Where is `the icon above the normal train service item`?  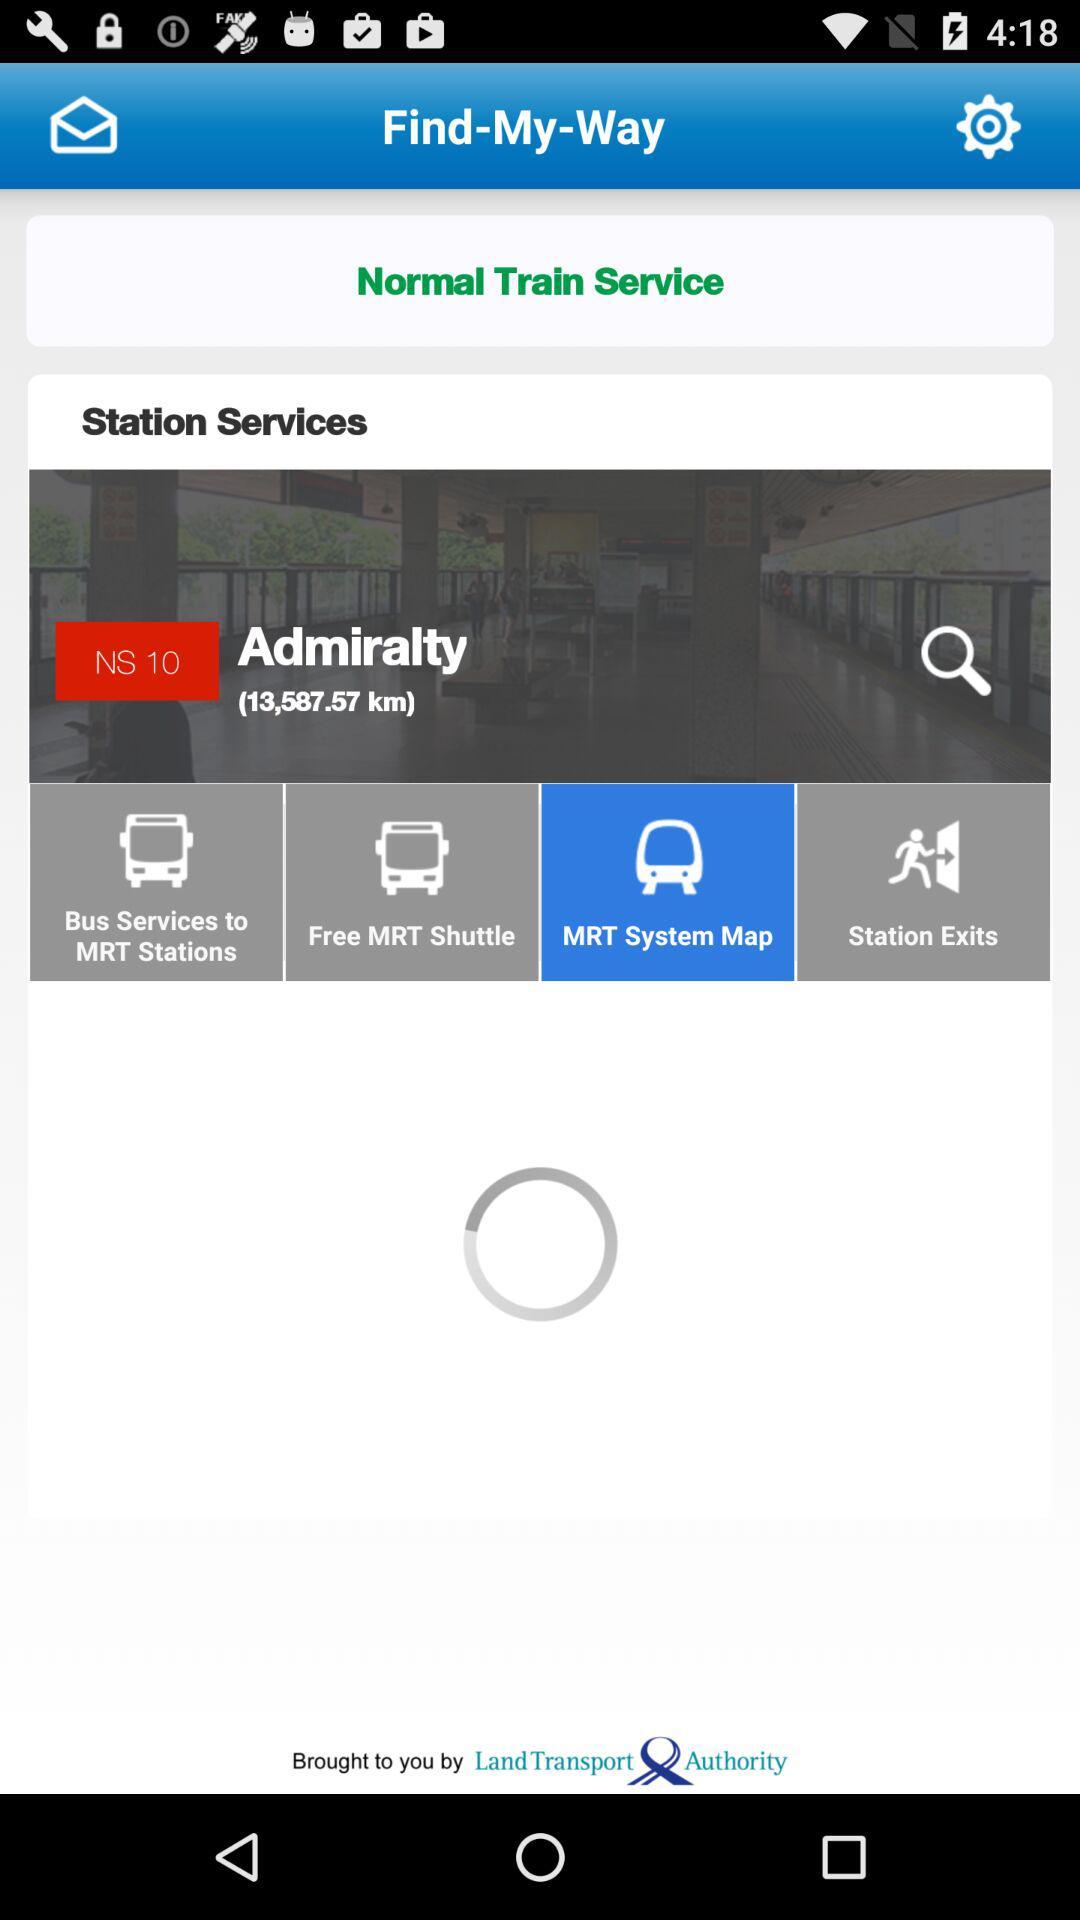
the icon above the normal train service item is located at coordinates (82, 124).